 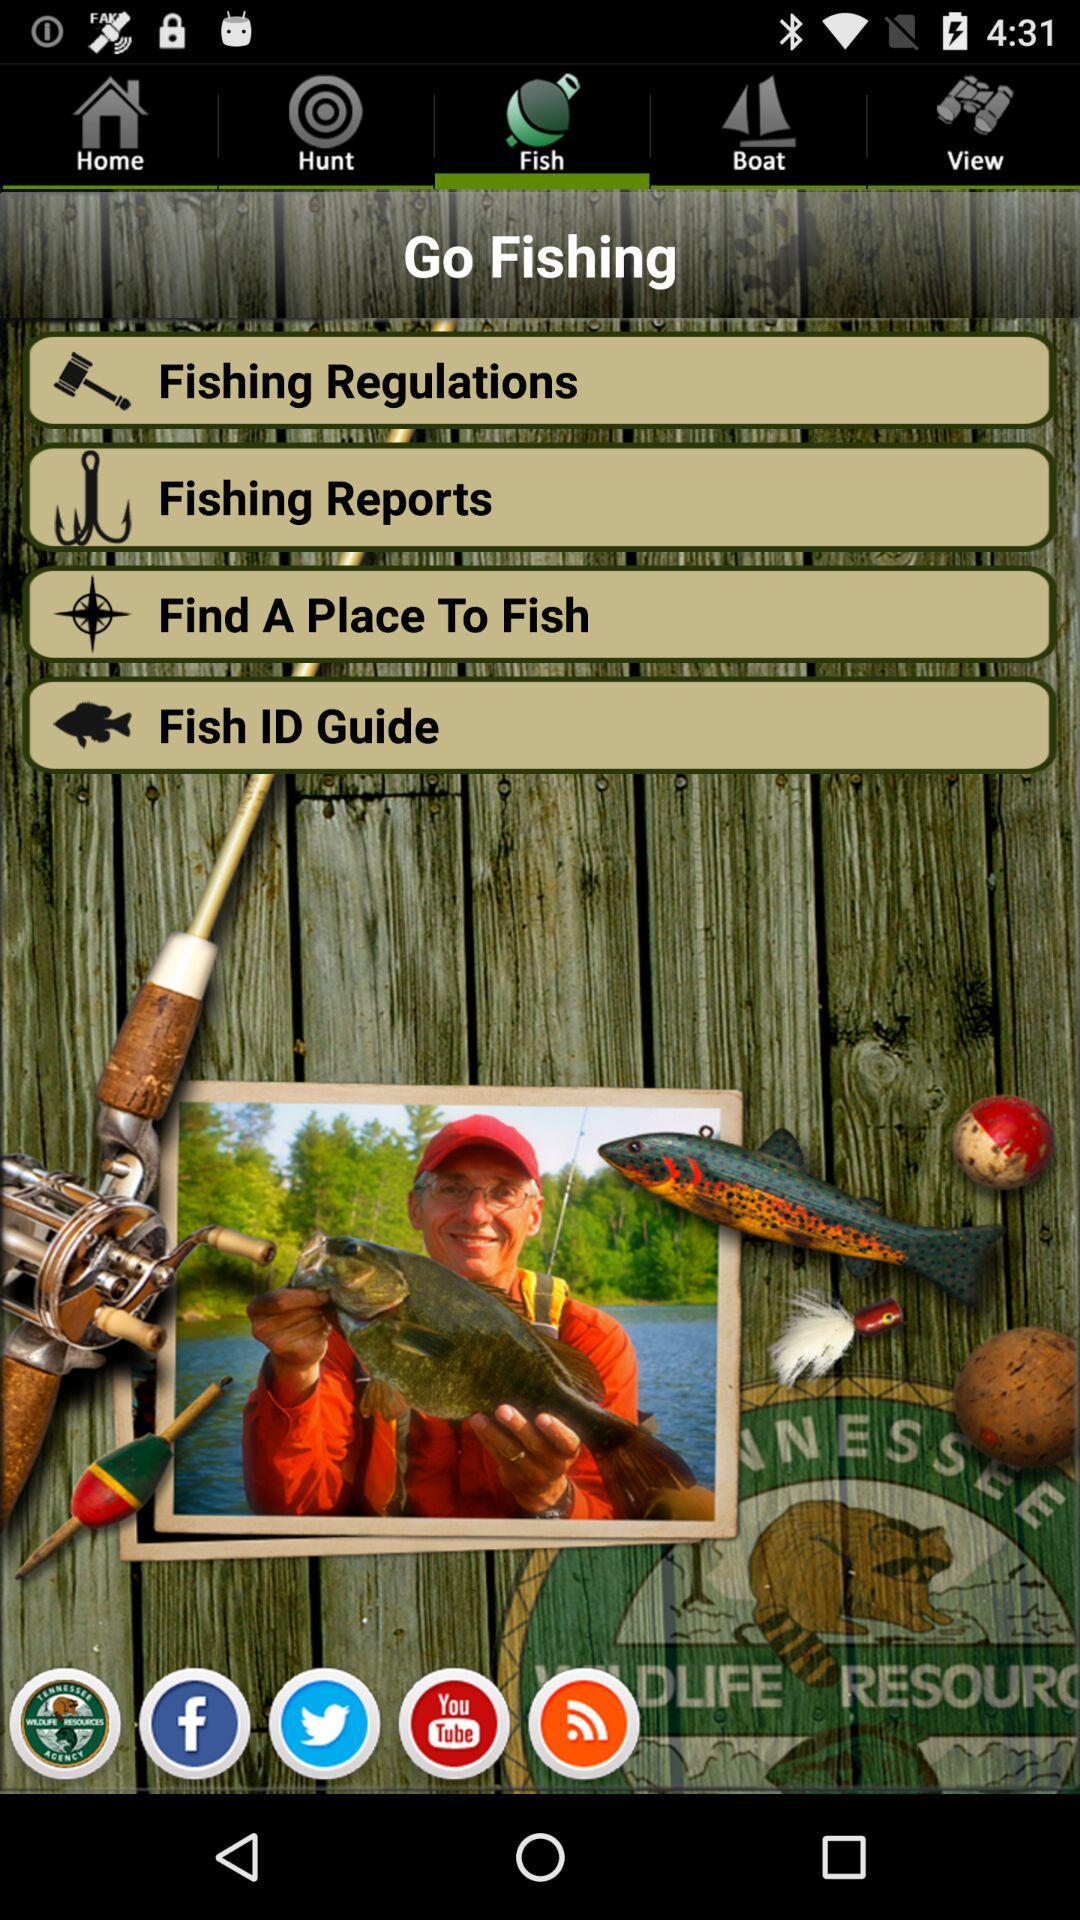 What do you see at coordinates (194, 1728) in the screenshot?
I see `shows the facebook option` at bounding box center [194, 1728].